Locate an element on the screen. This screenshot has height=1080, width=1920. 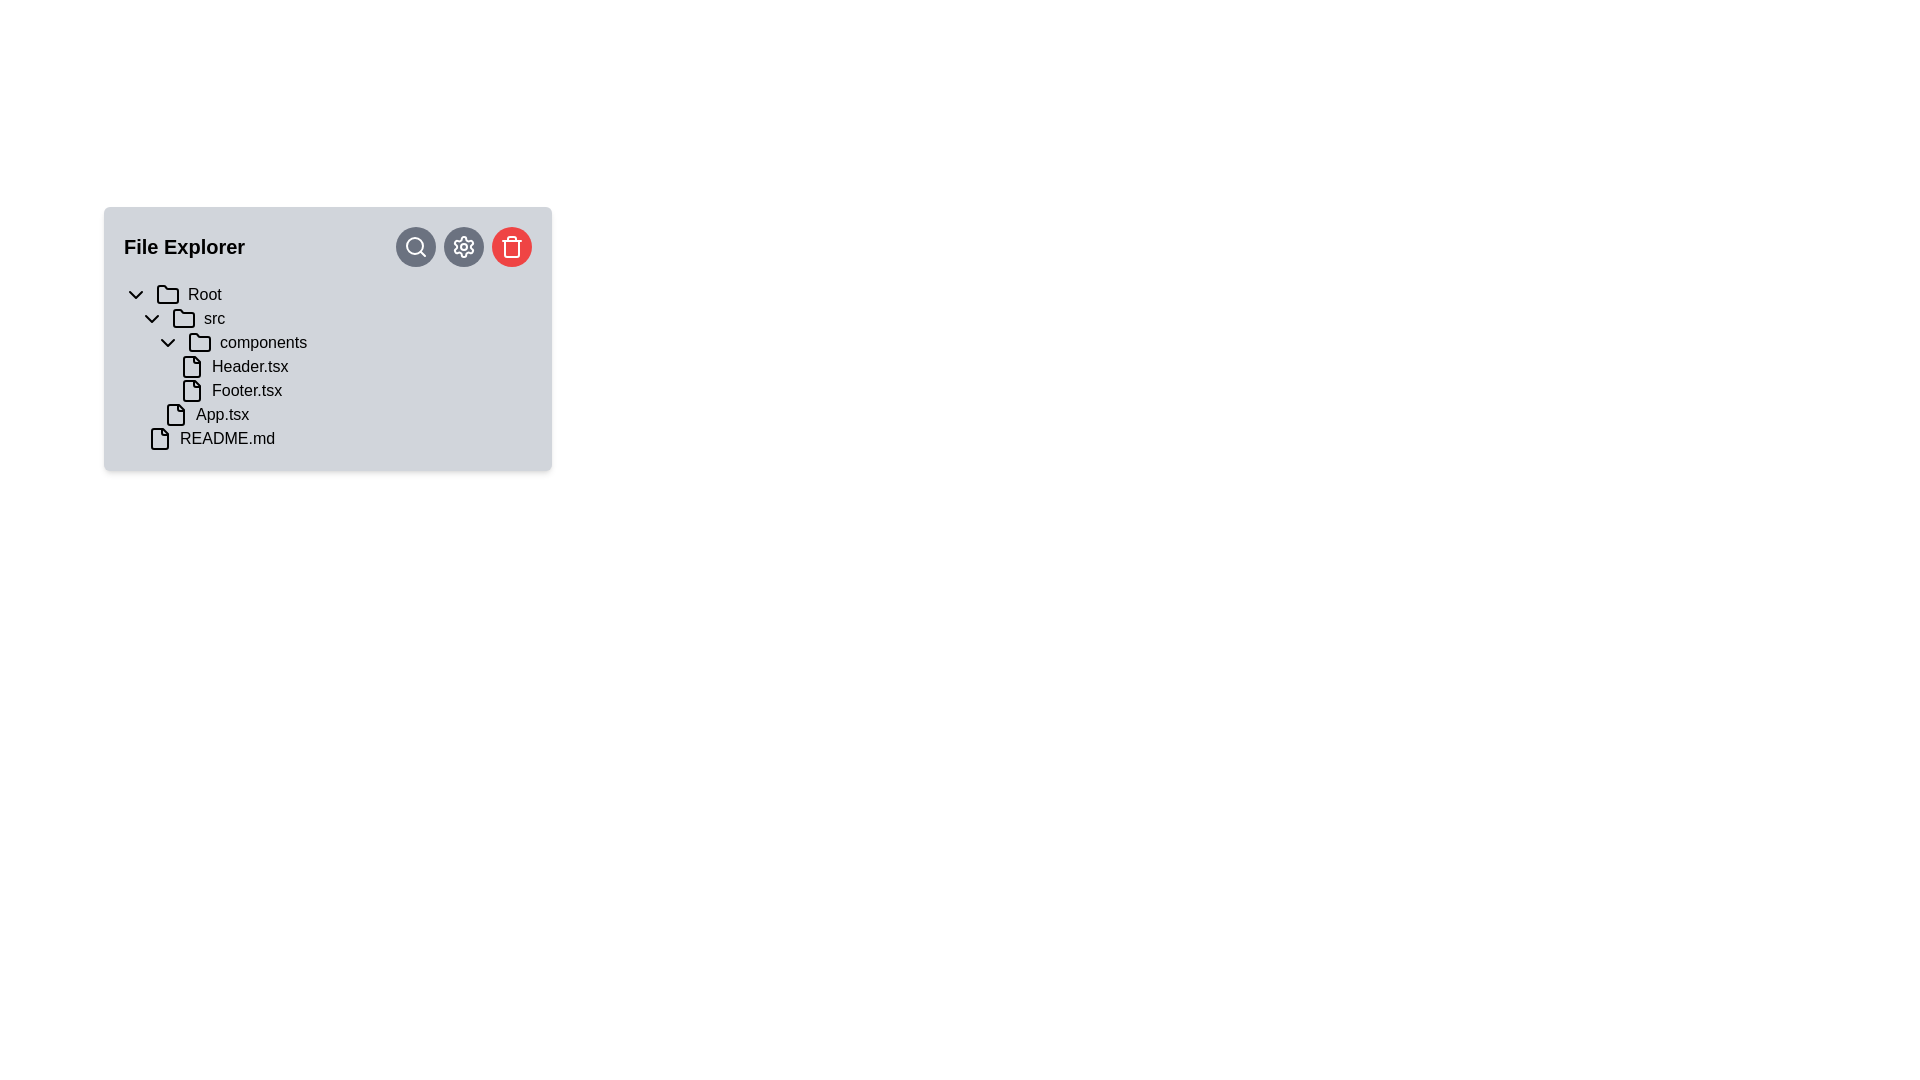
the file representation component for 'README.md' located at the bottom of the file explorer under the 'src' folder is located at coordinates (336, 438).